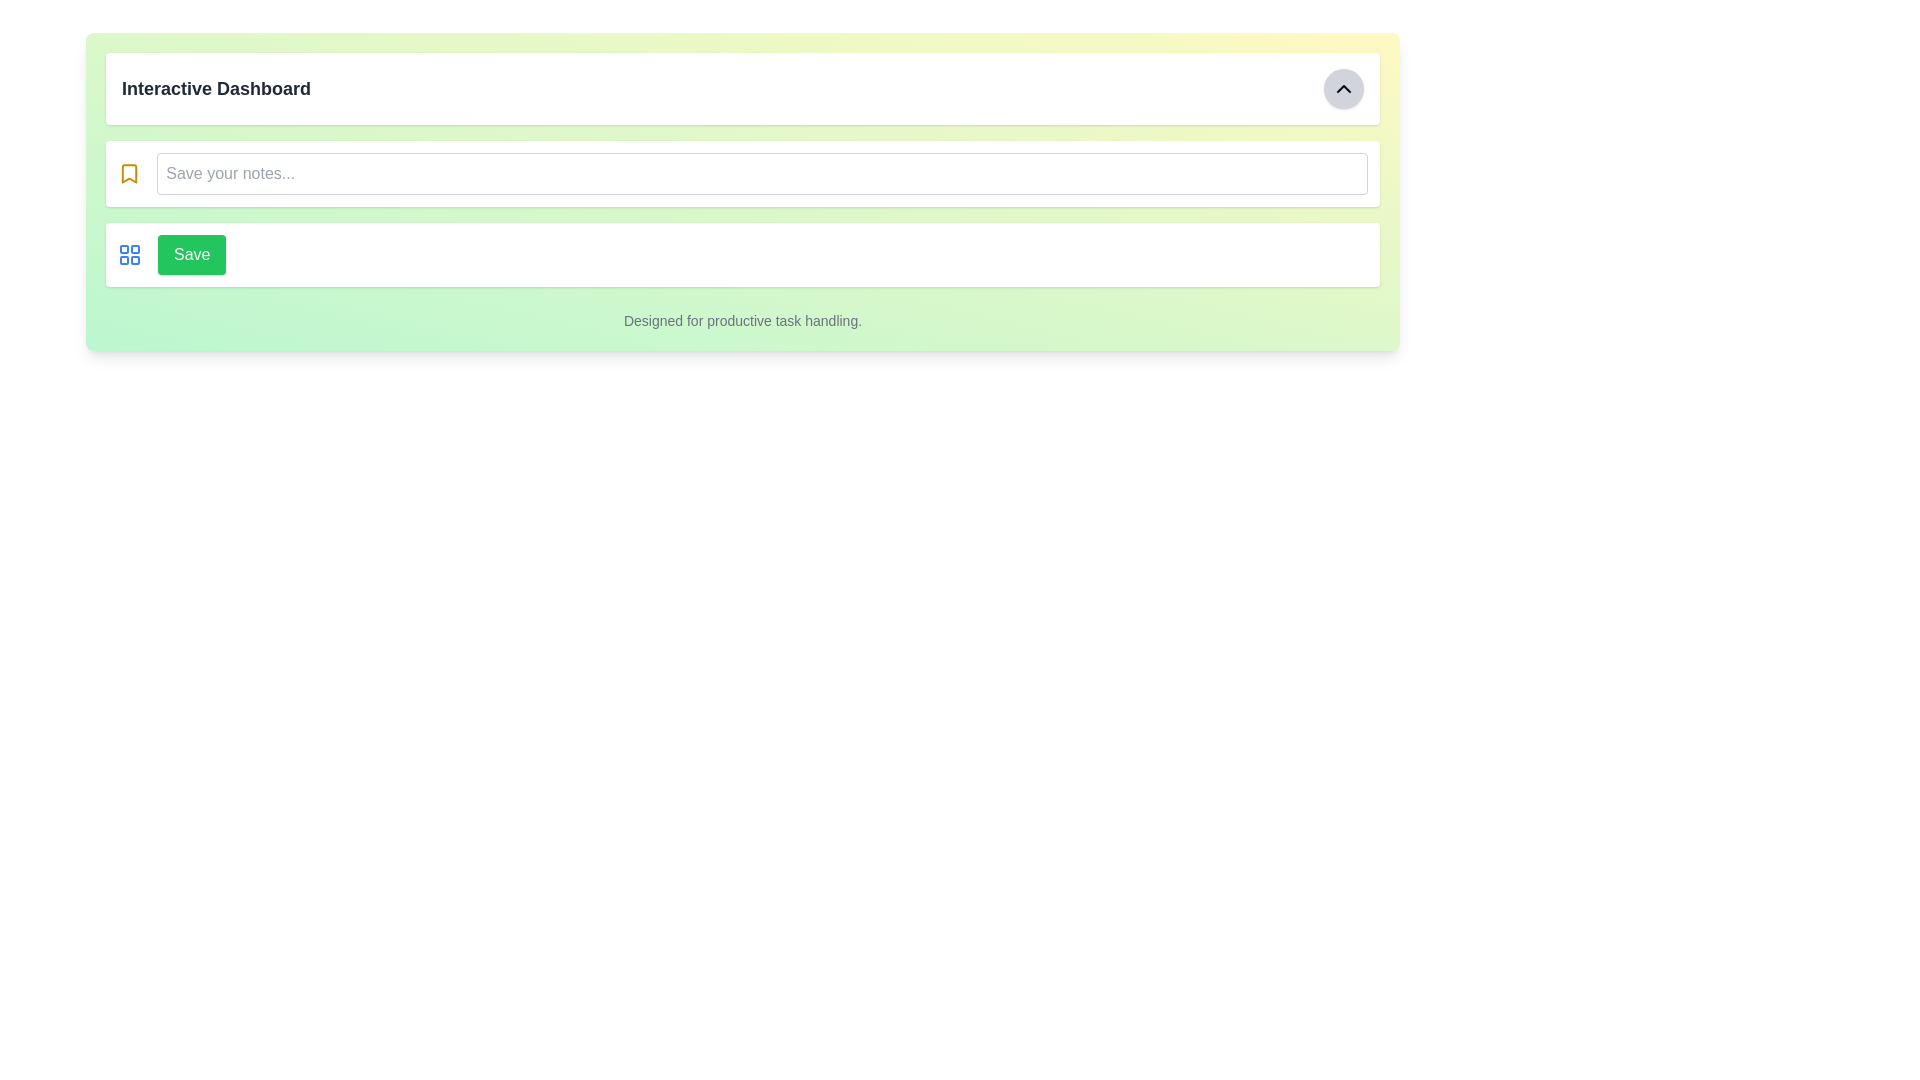 This screenshot has height=1080, width=1920. Describe the element at coordinates (128, 172) in the screenshot. I see `the small, vibrant yellow bookmark icon located on the left side of the text input field labeled 'Save your notes...'` at that location.